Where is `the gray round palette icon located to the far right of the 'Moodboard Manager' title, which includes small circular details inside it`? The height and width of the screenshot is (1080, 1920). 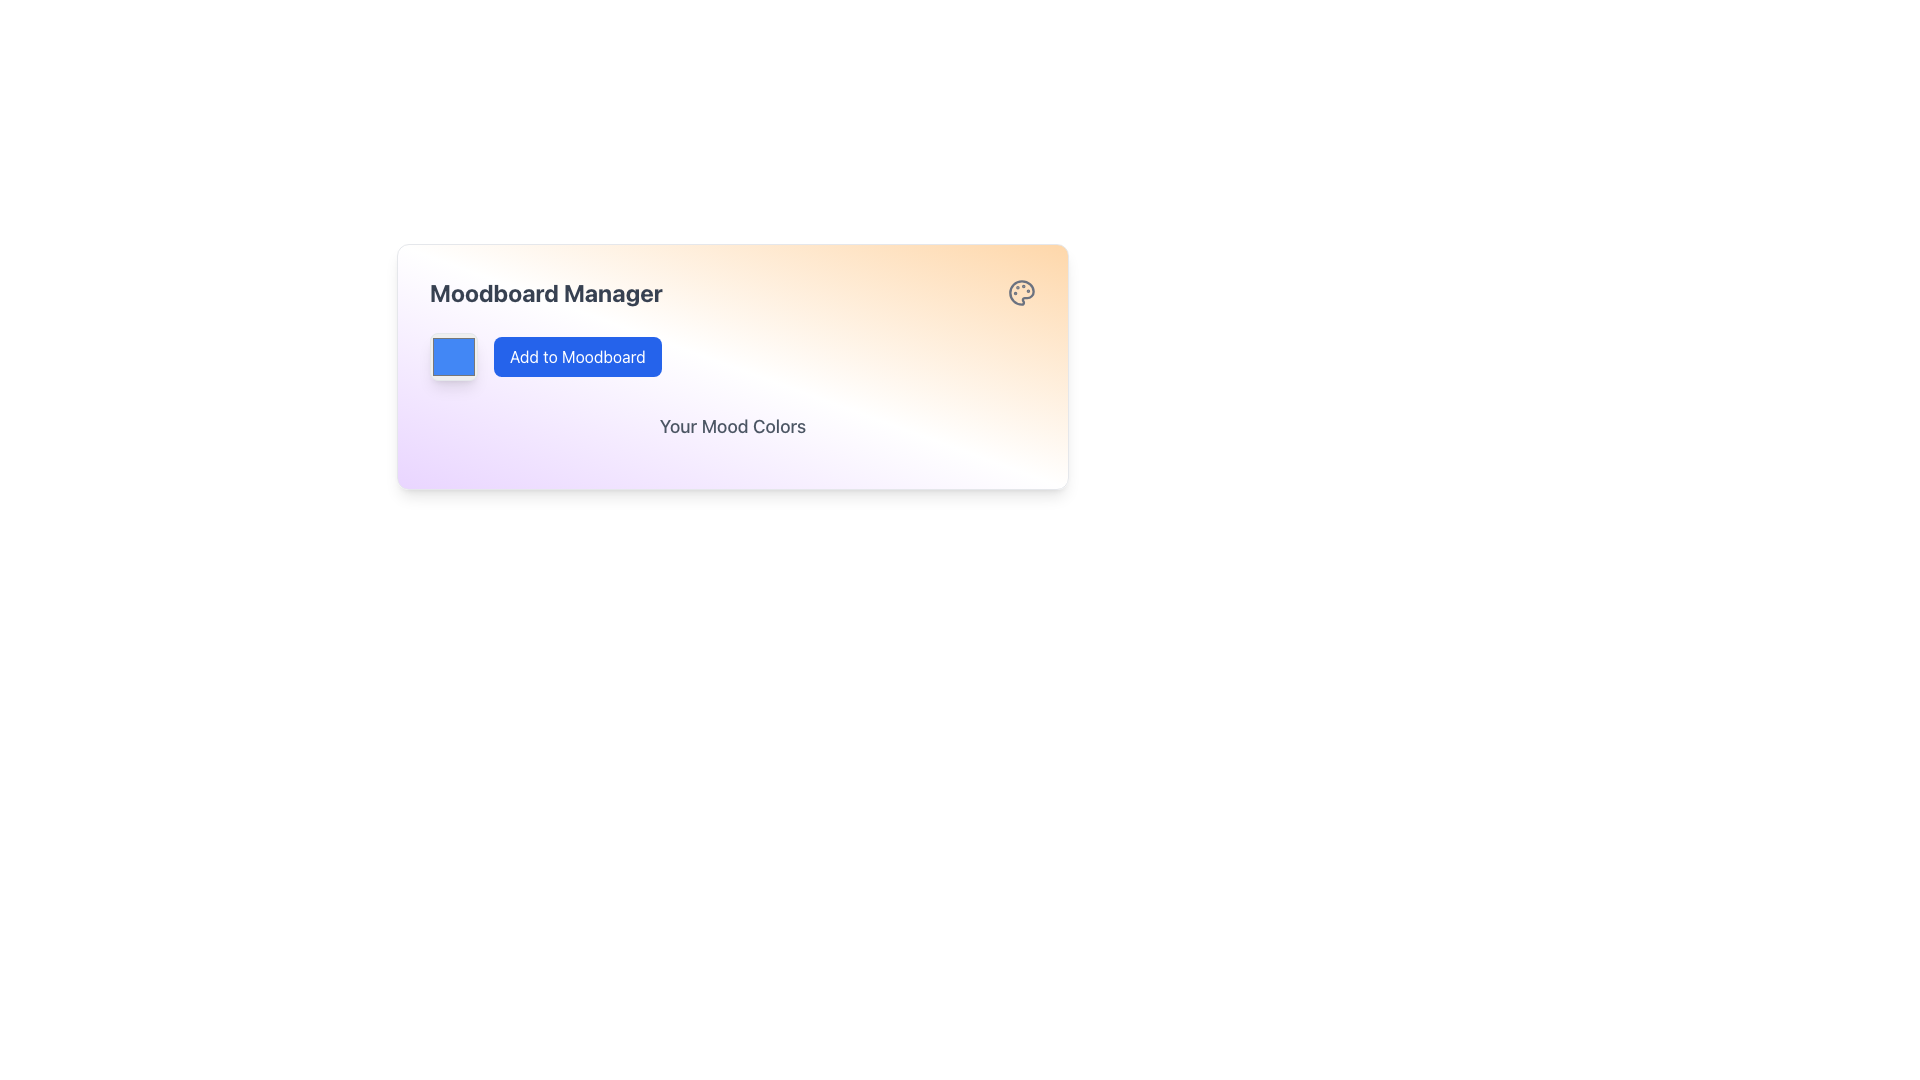 the gray round palette icon located to the far right of the 'Moodboard Manager' title, which includes small circular details inside it is located at coordinates (1022, 293).